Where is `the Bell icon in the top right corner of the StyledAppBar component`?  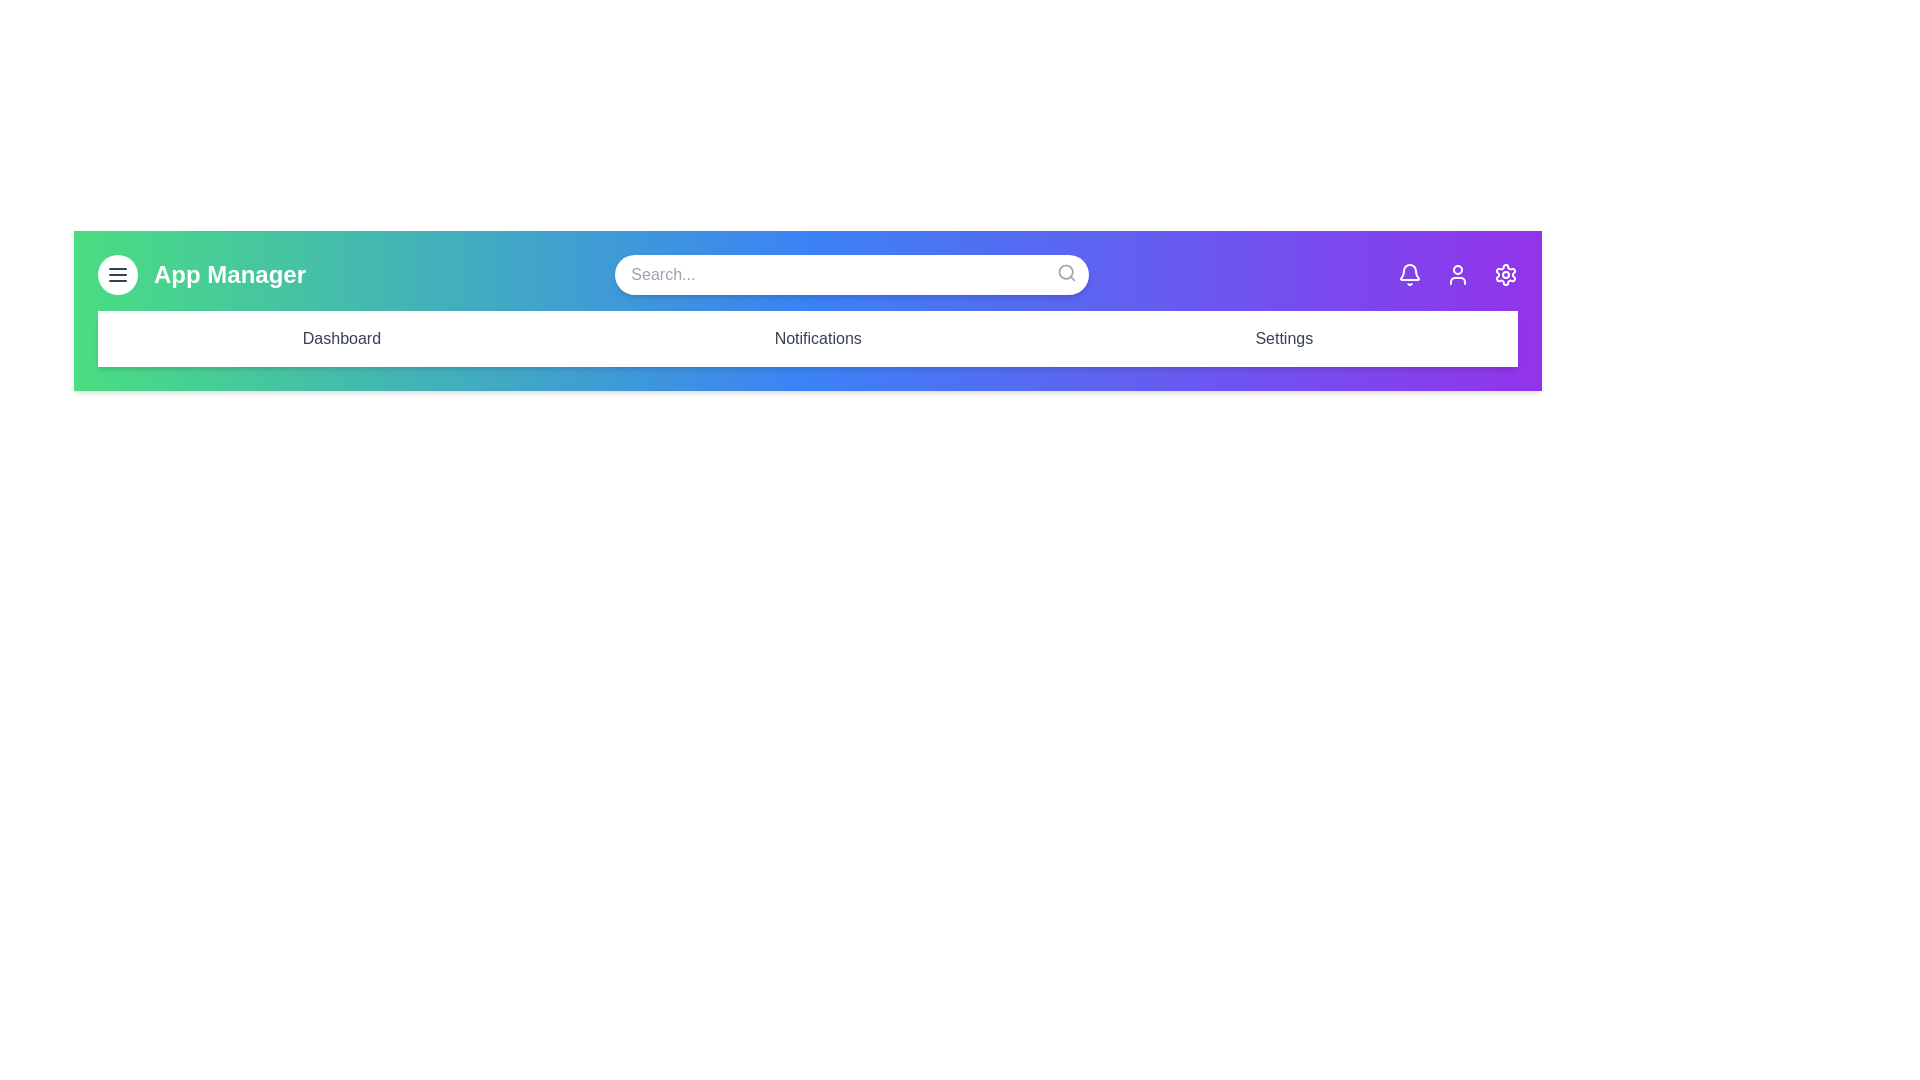 the Bell icon in the top right corner of the StyledAppBar component is located at coordinates (1409, 274).